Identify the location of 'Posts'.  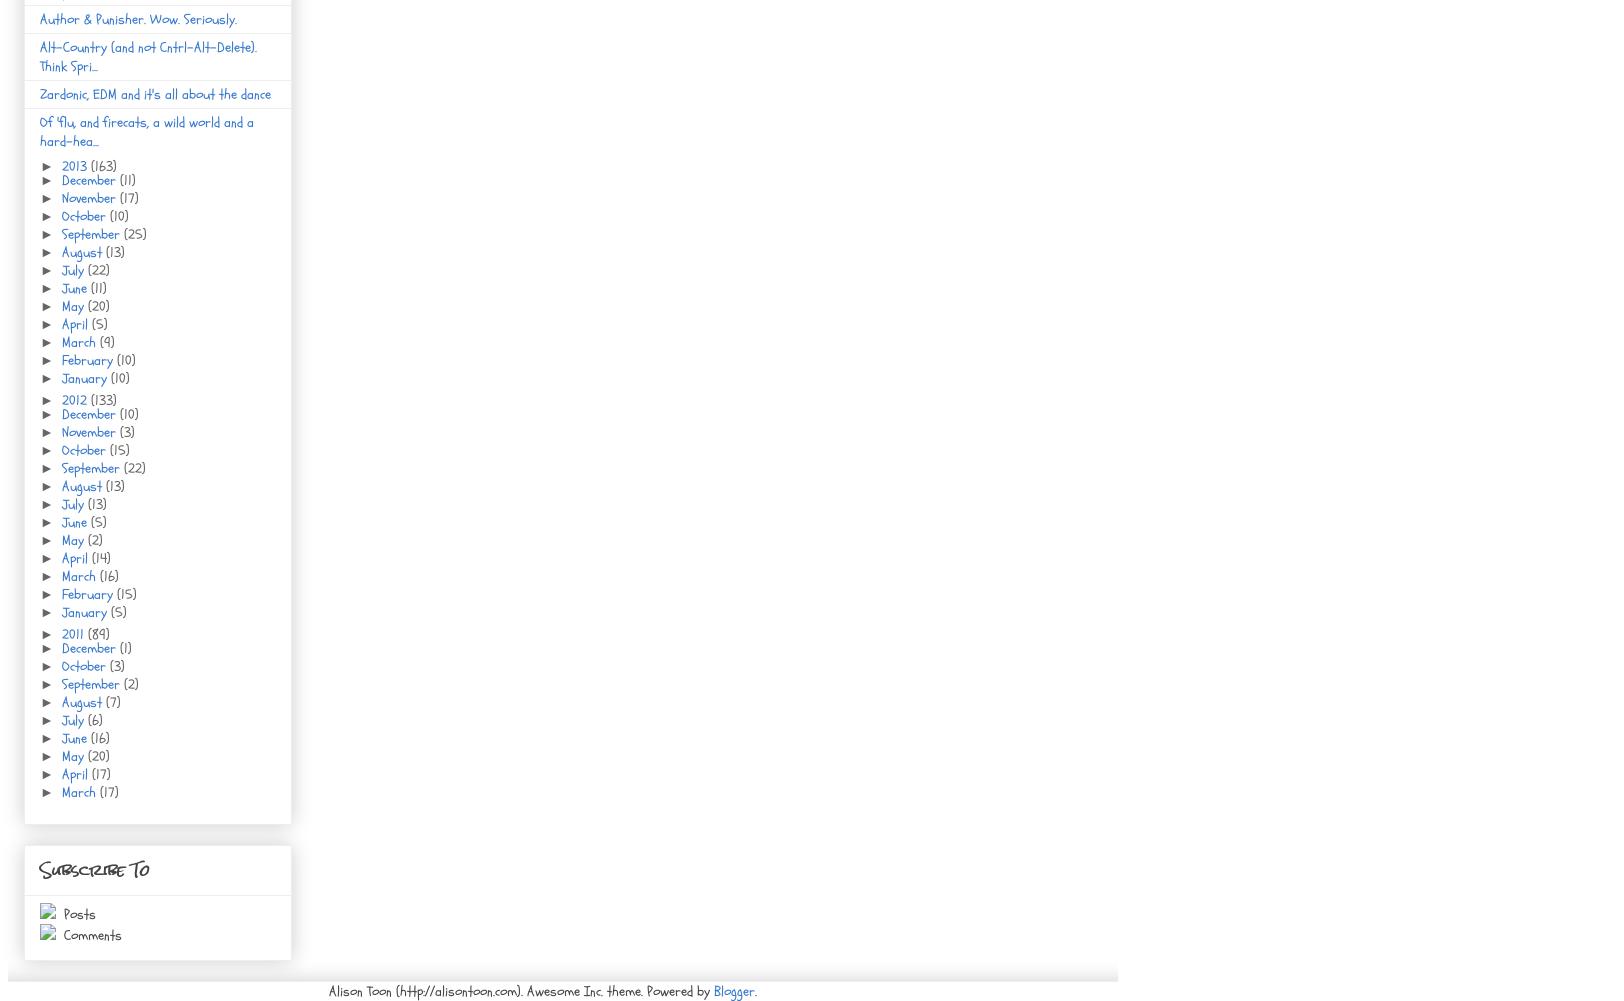
(77, 914).